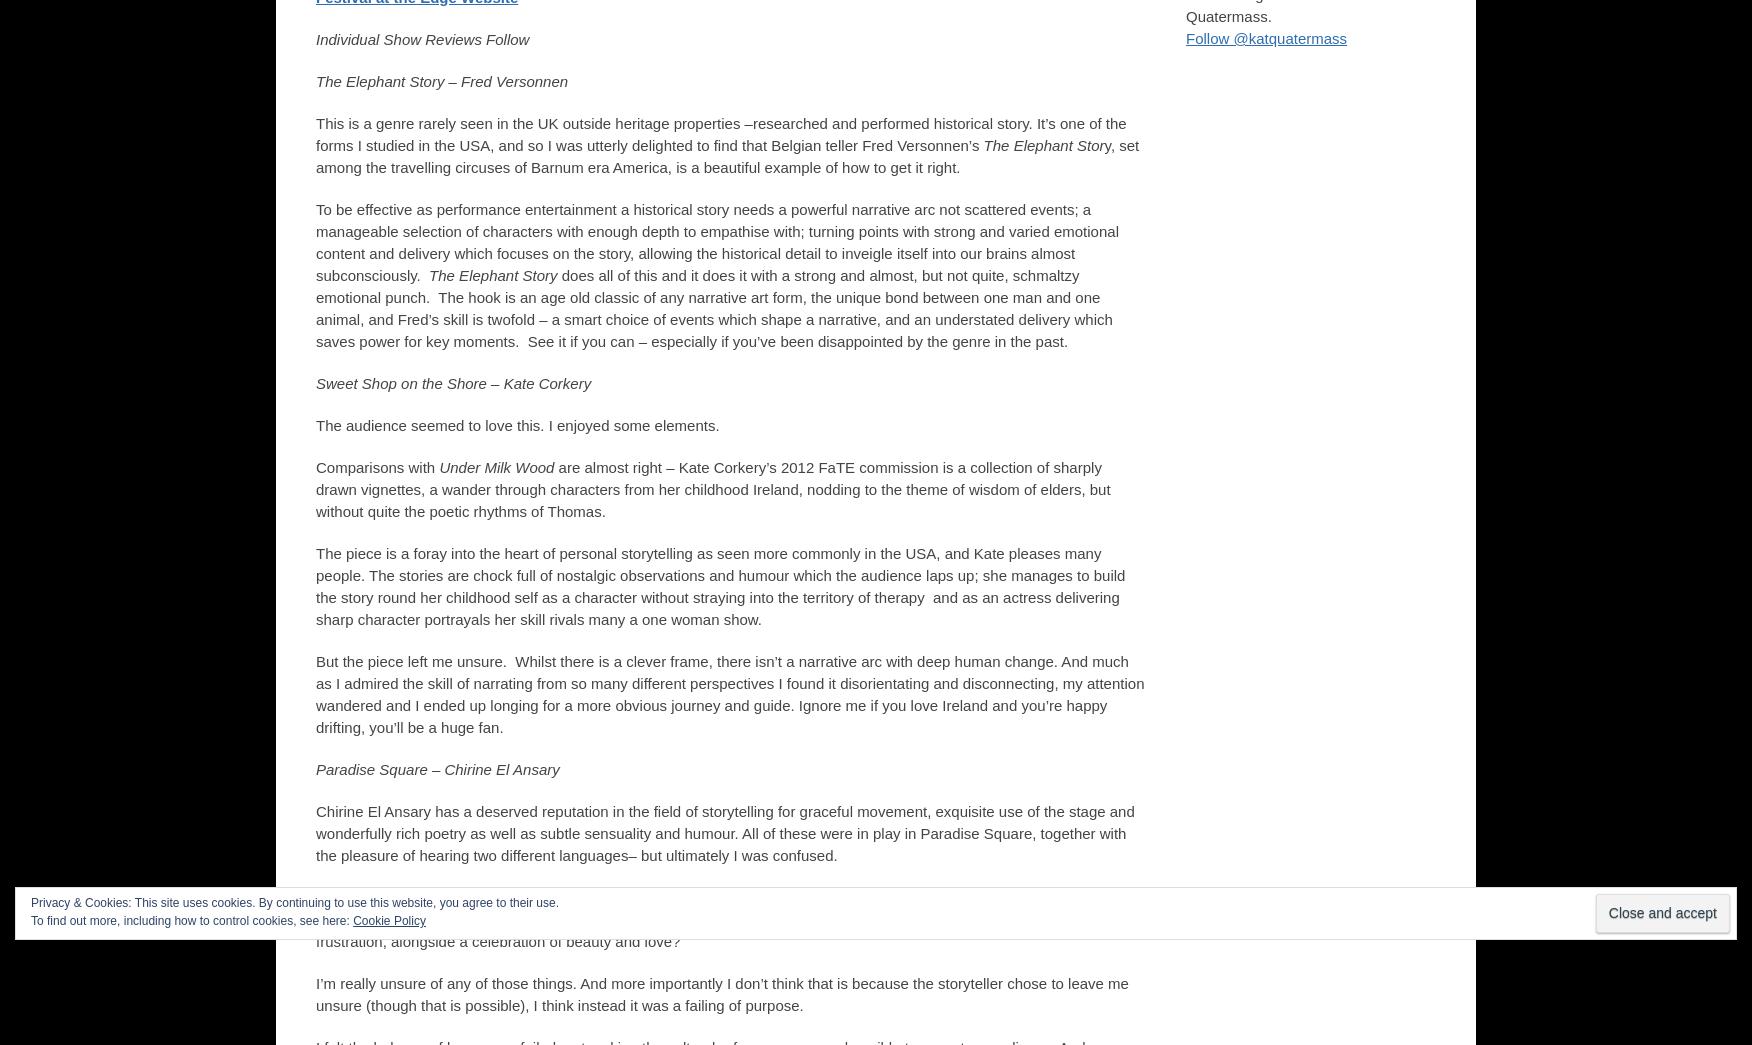 The width and height of the screenshot is (1752, 1045). Describe the element at coordinates (712, 488) in the screenshot. I see `'are almost right – Kate Corkery’s 2012 FaTE commission is a collection of sharply drawn vignettes, a wander through characters from her childhood Ireland, nodding to the theme of wisdom of elders, but without quite the poetic rhythms of Thomas.'` at that location.